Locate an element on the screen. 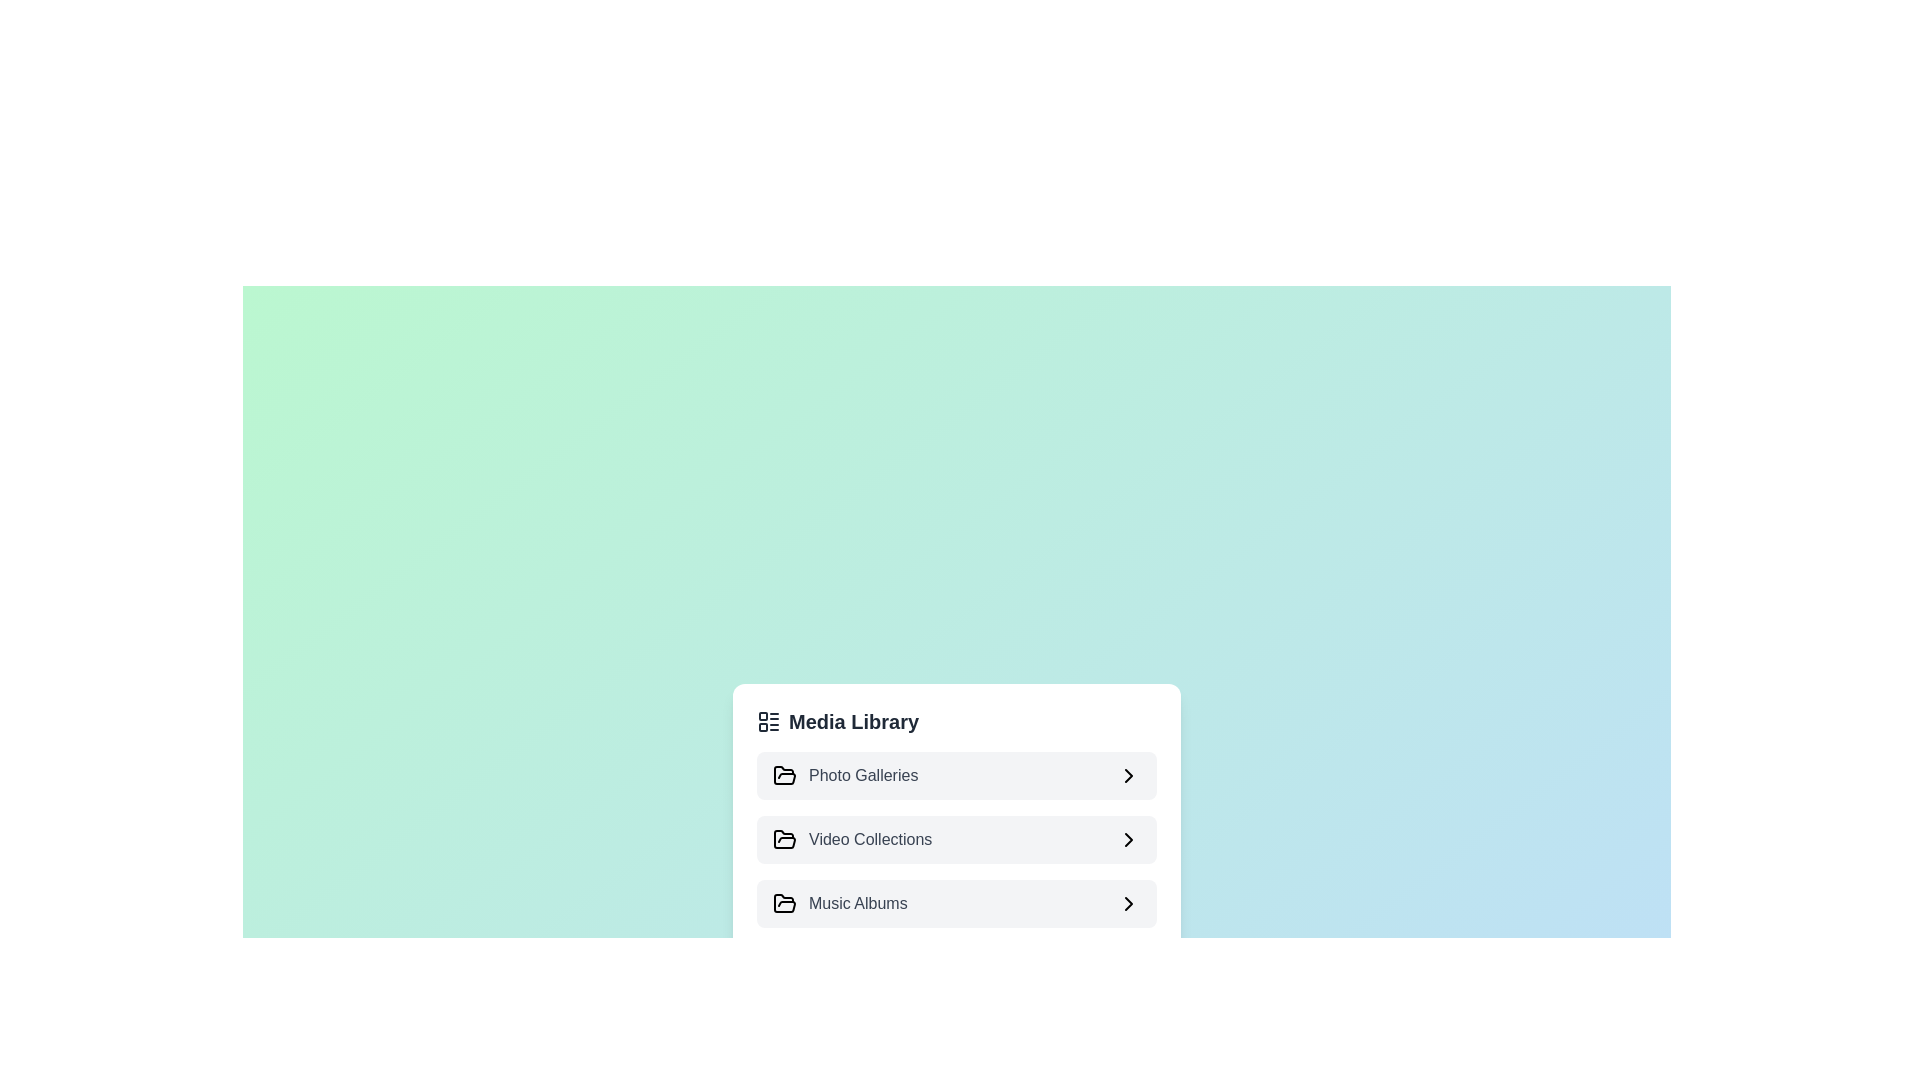  the item Video Collections to observe its hover effect is located at coordinates (955, 840).